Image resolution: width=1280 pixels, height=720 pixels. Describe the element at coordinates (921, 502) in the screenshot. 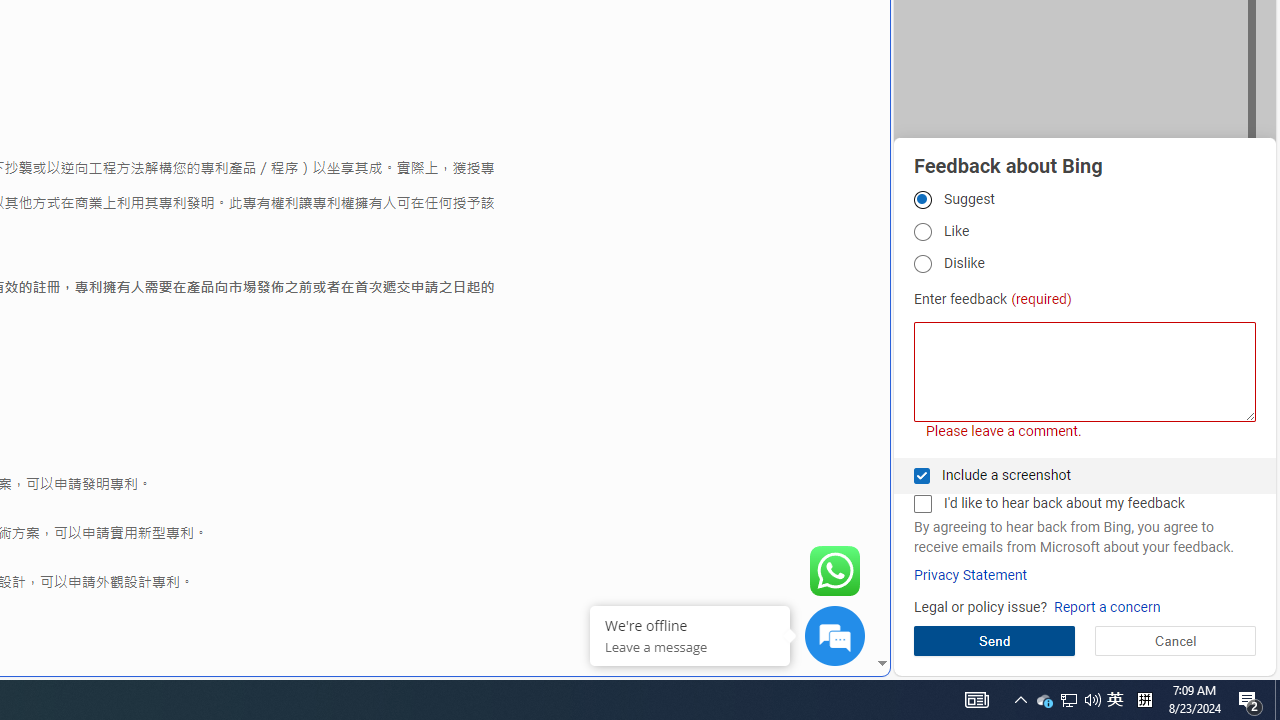

I see `'I'` at that location.